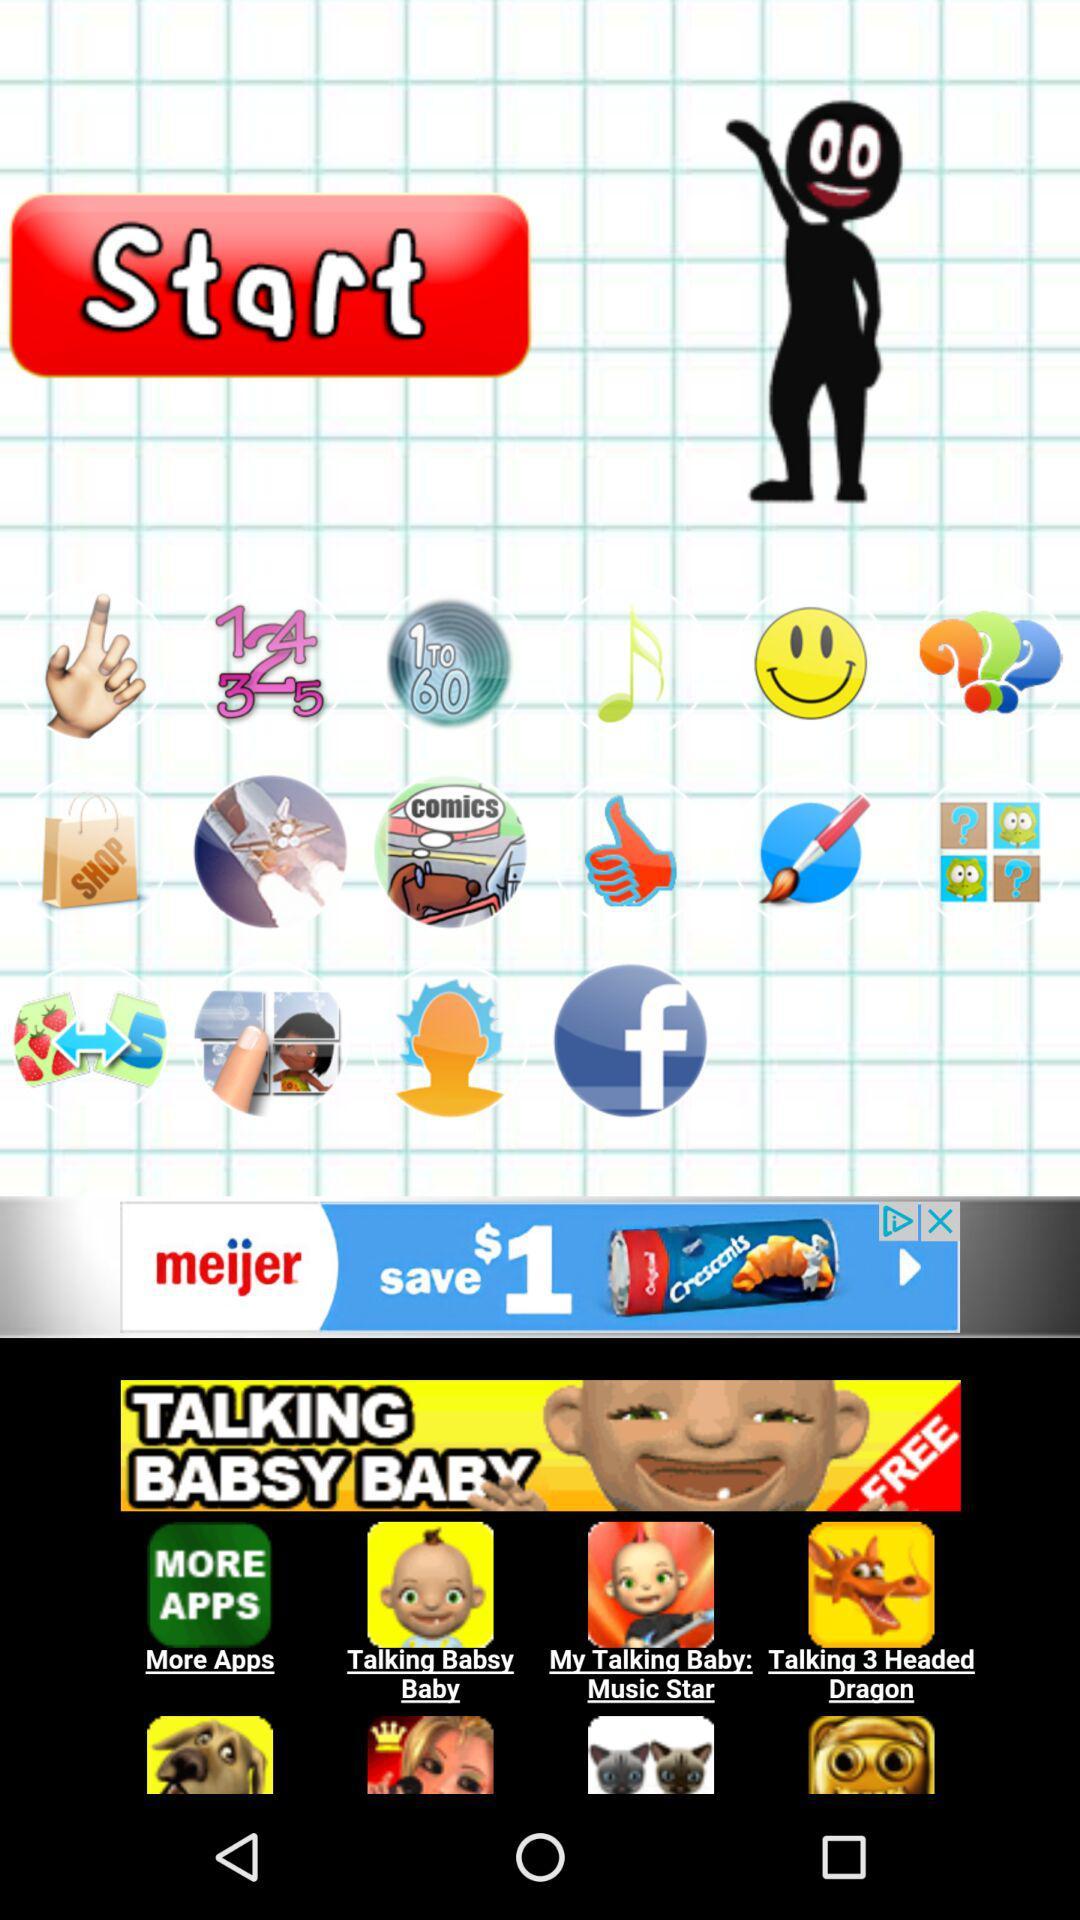  Describe the element at coordinates (628, 662) in the screenshot. I see `it` at that location.